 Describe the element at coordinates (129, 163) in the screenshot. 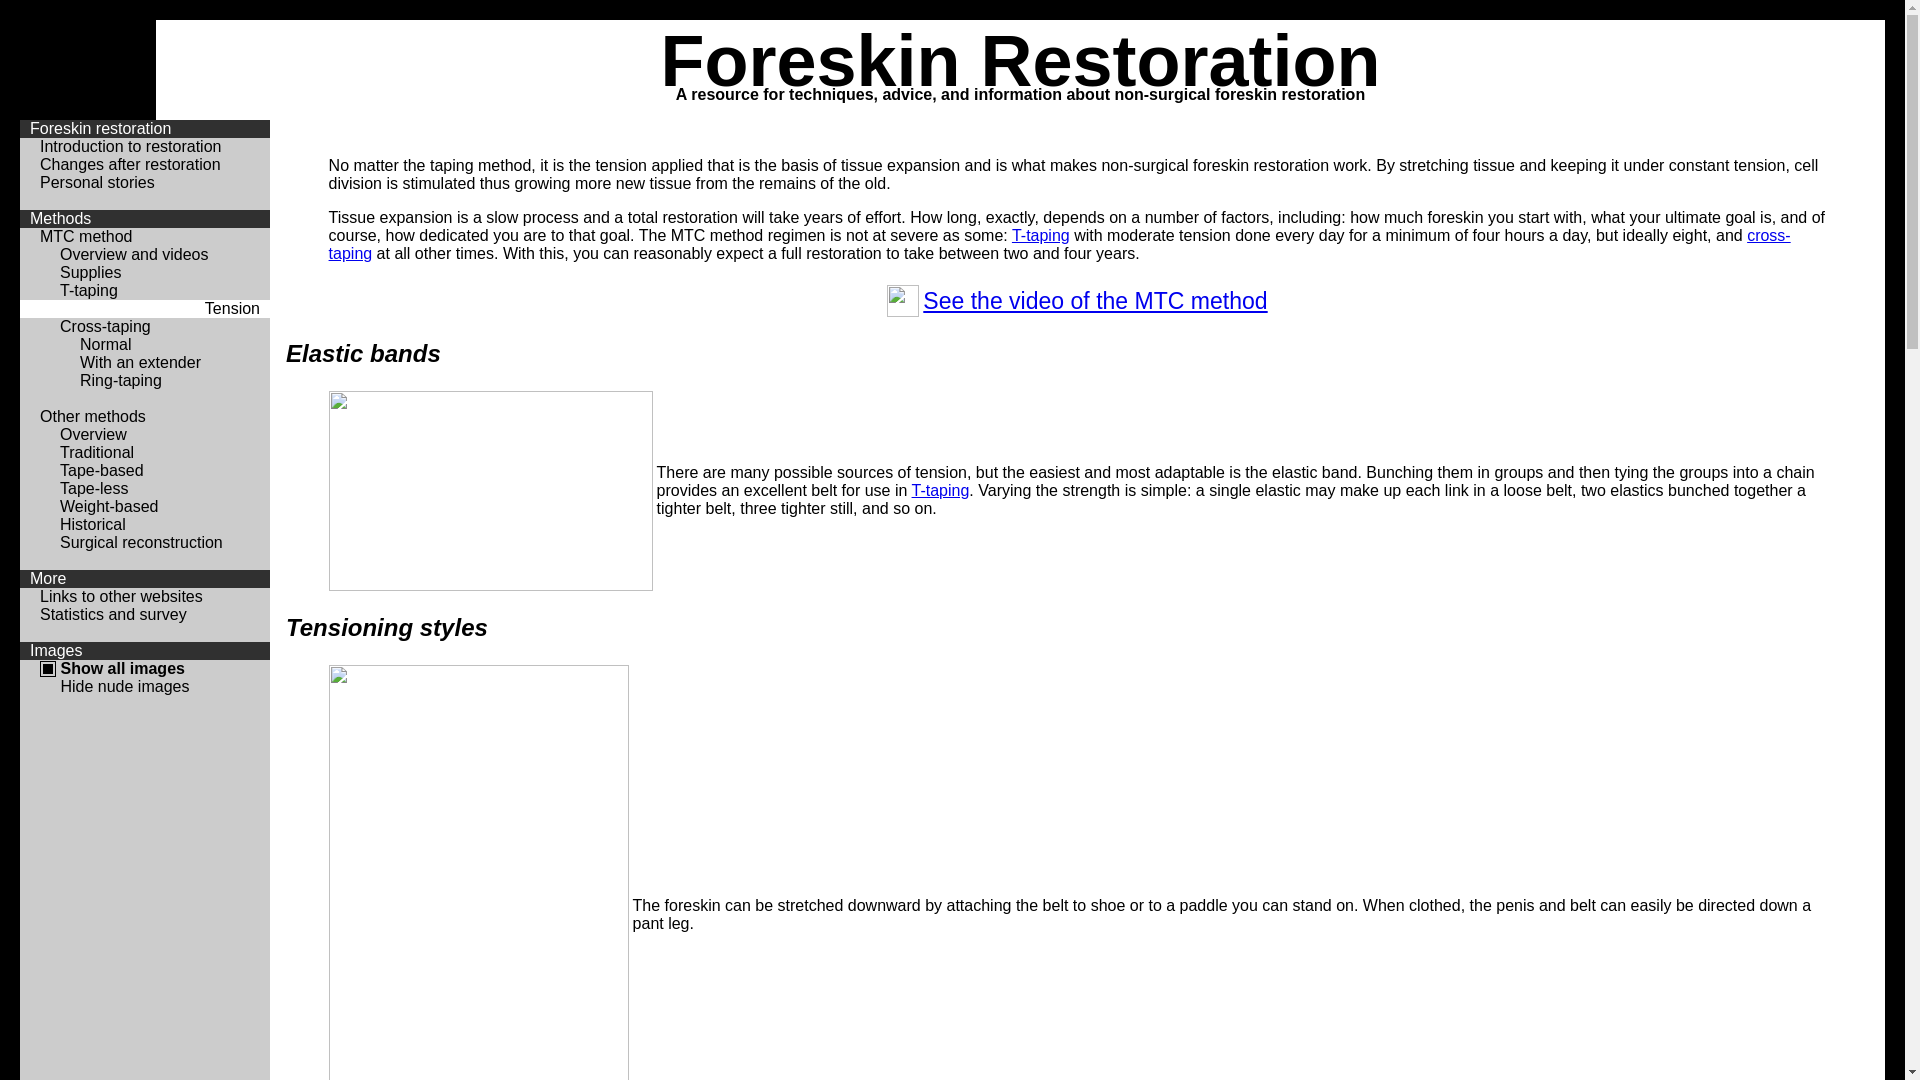

I see `'Changes after restoration'` at that location.